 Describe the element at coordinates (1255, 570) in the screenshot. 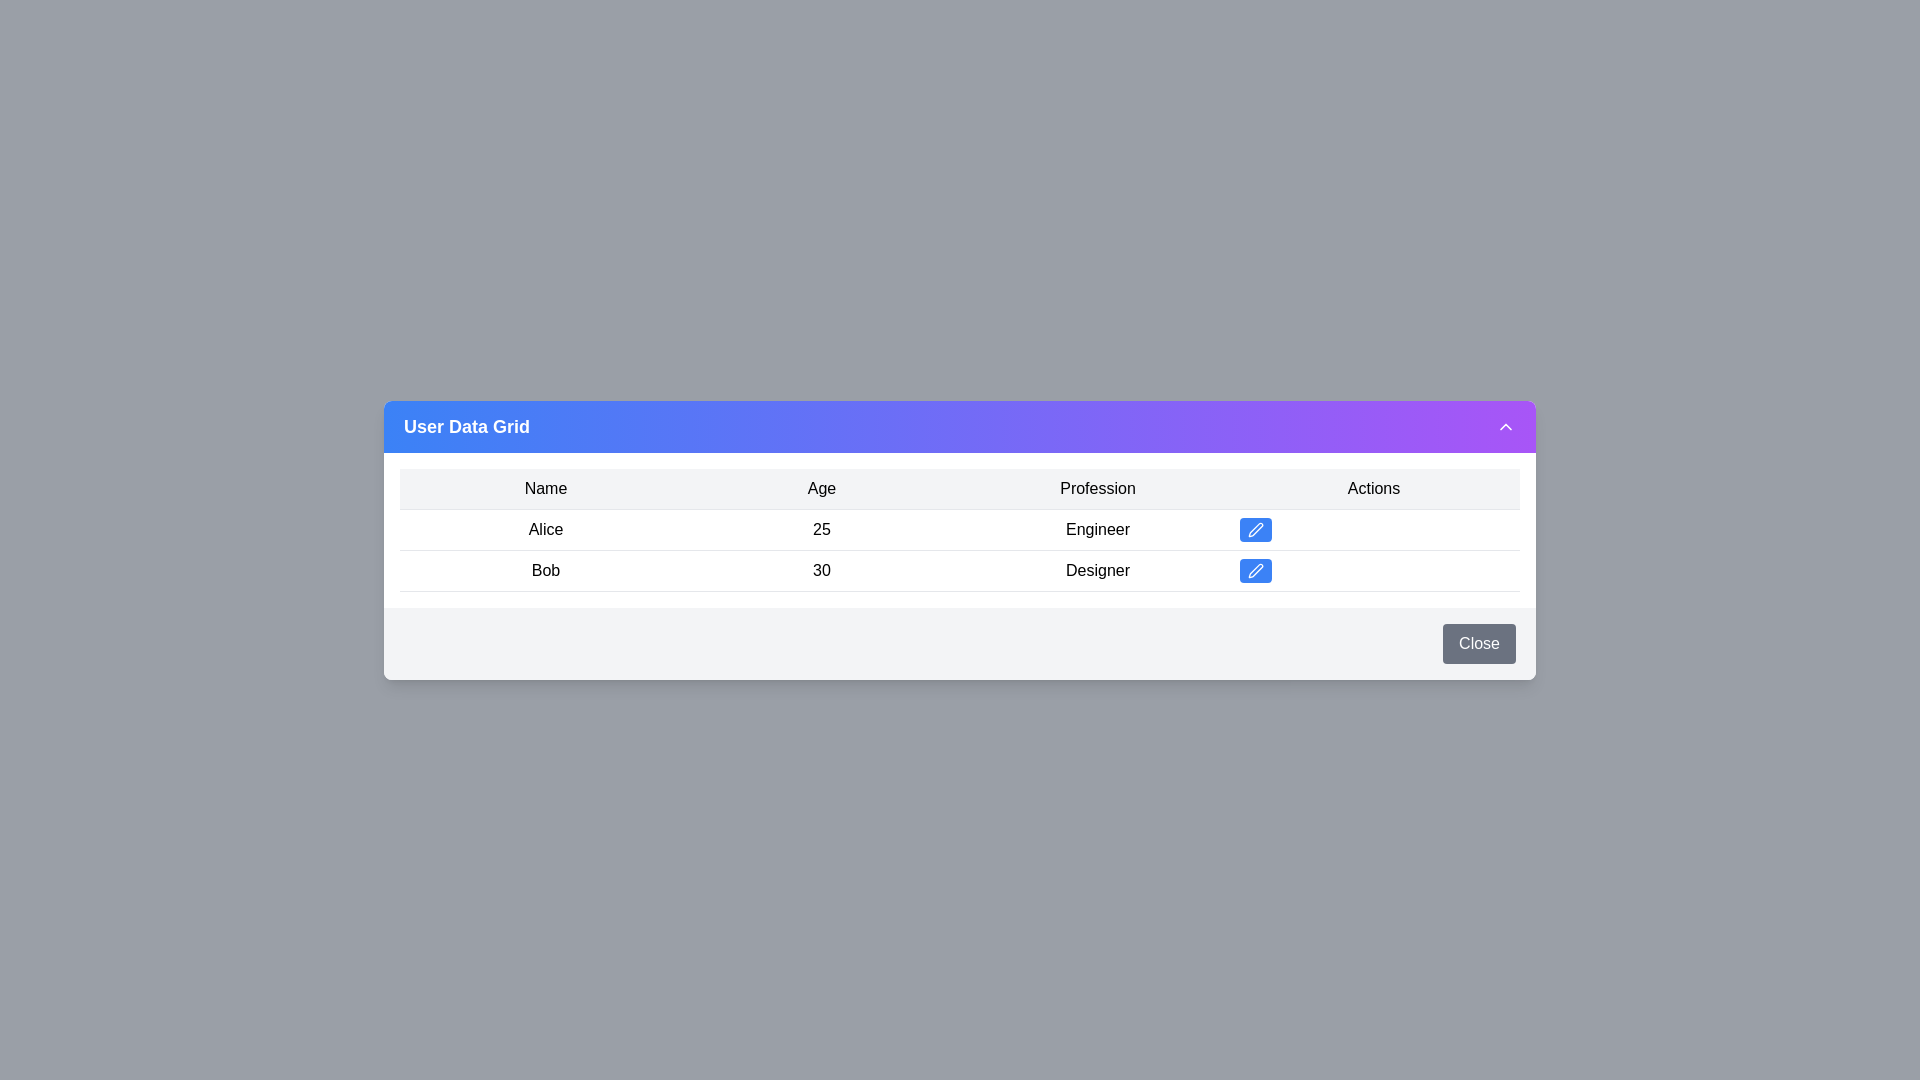

I see `the button in the 'Actions' column of the last row in the data table to initiate editing for the corresponding row` at that location.